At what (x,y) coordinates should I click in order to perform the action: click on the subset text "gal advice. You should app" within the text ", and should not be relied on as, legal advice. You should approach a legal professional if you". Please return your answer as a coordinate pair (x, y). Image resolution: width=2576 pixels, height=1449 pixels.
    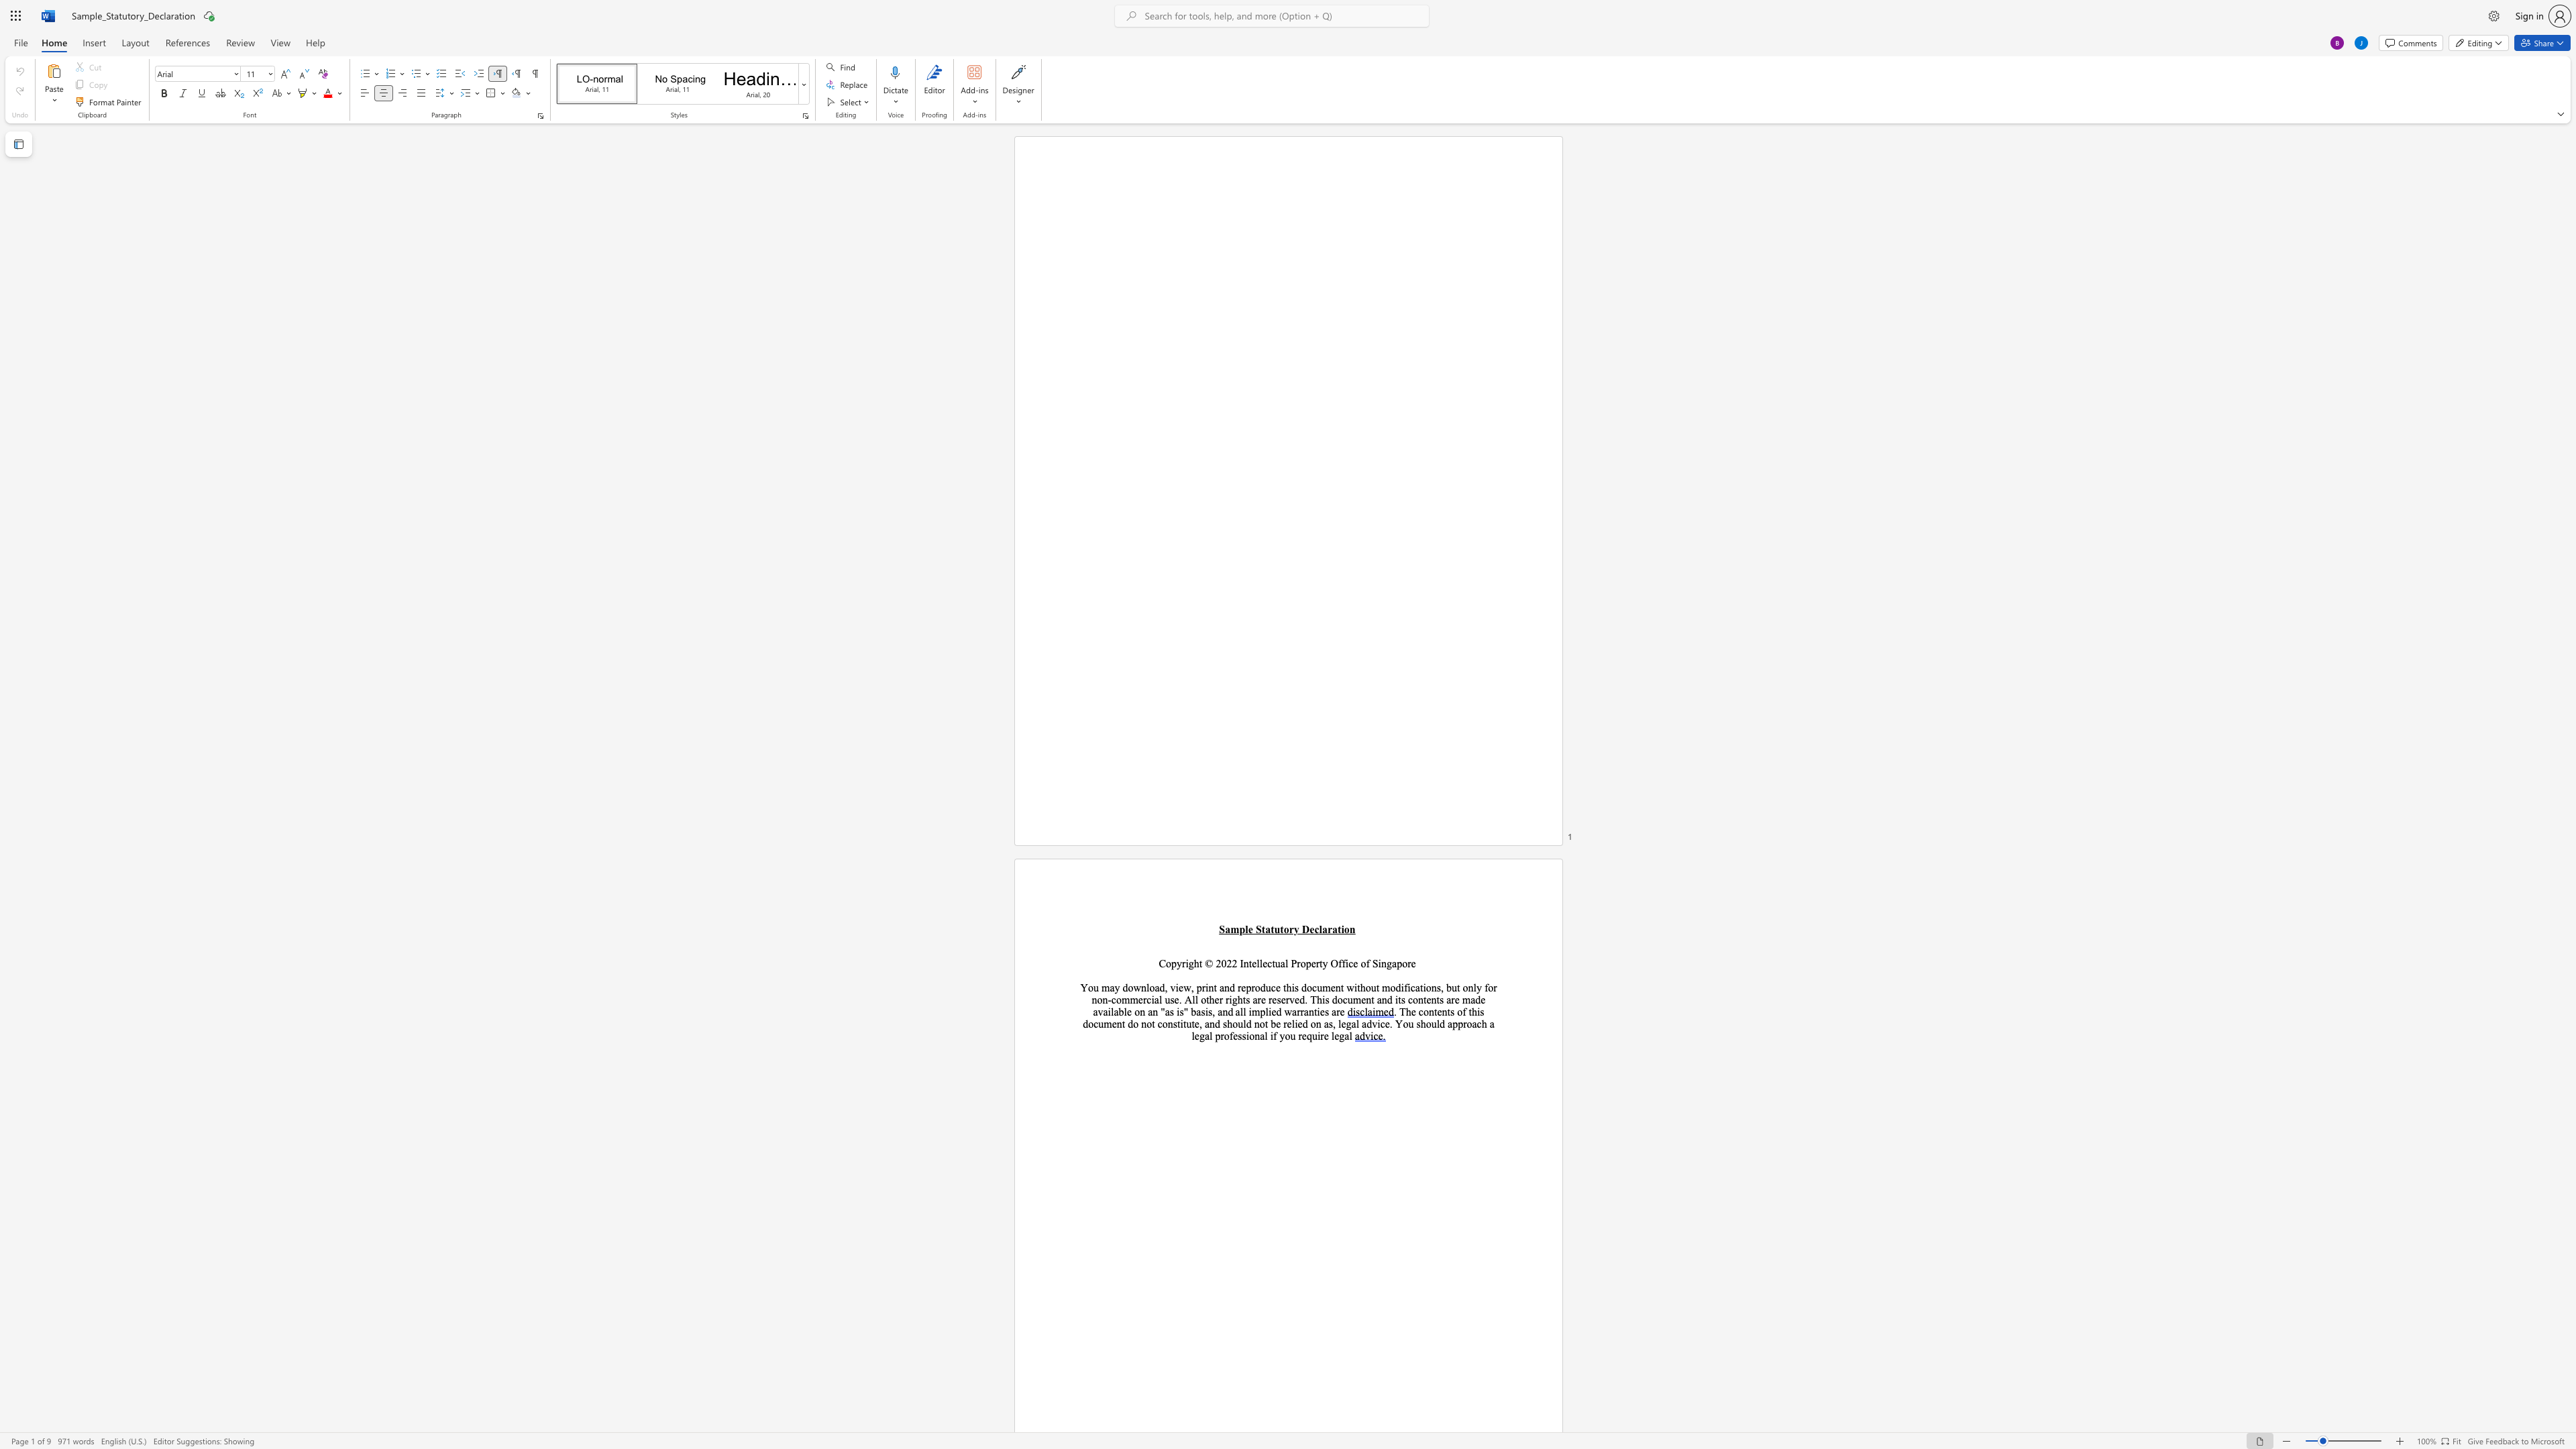
    Looking at the image, I should click on (1345, 1023).